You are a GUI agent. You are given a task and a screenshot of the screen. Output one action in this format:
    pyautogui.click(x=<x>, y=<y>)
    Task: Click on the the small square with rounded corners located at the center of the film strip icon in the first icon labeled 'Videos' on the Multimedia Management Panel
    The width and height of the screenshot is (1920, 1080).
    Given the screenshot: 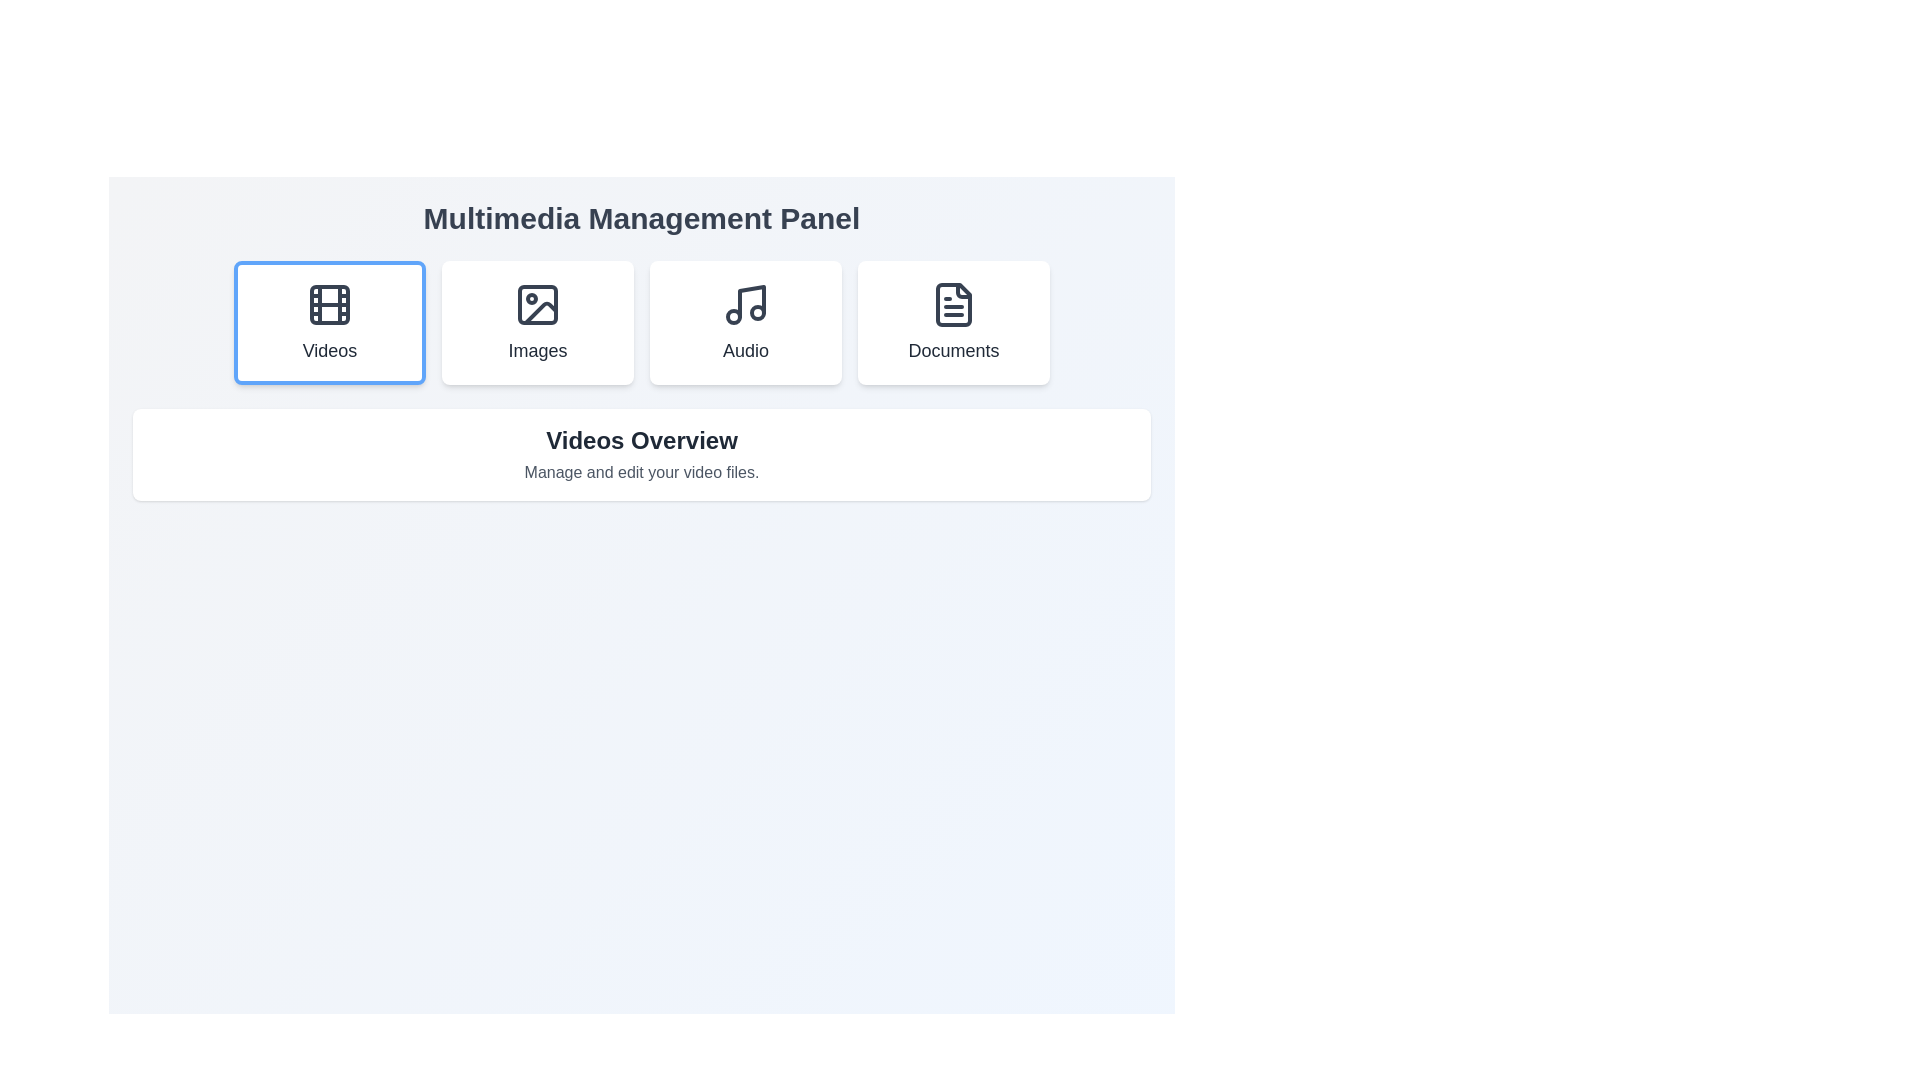 What is the action you would take?
    pyautogui.click(x=330, y=304)
    